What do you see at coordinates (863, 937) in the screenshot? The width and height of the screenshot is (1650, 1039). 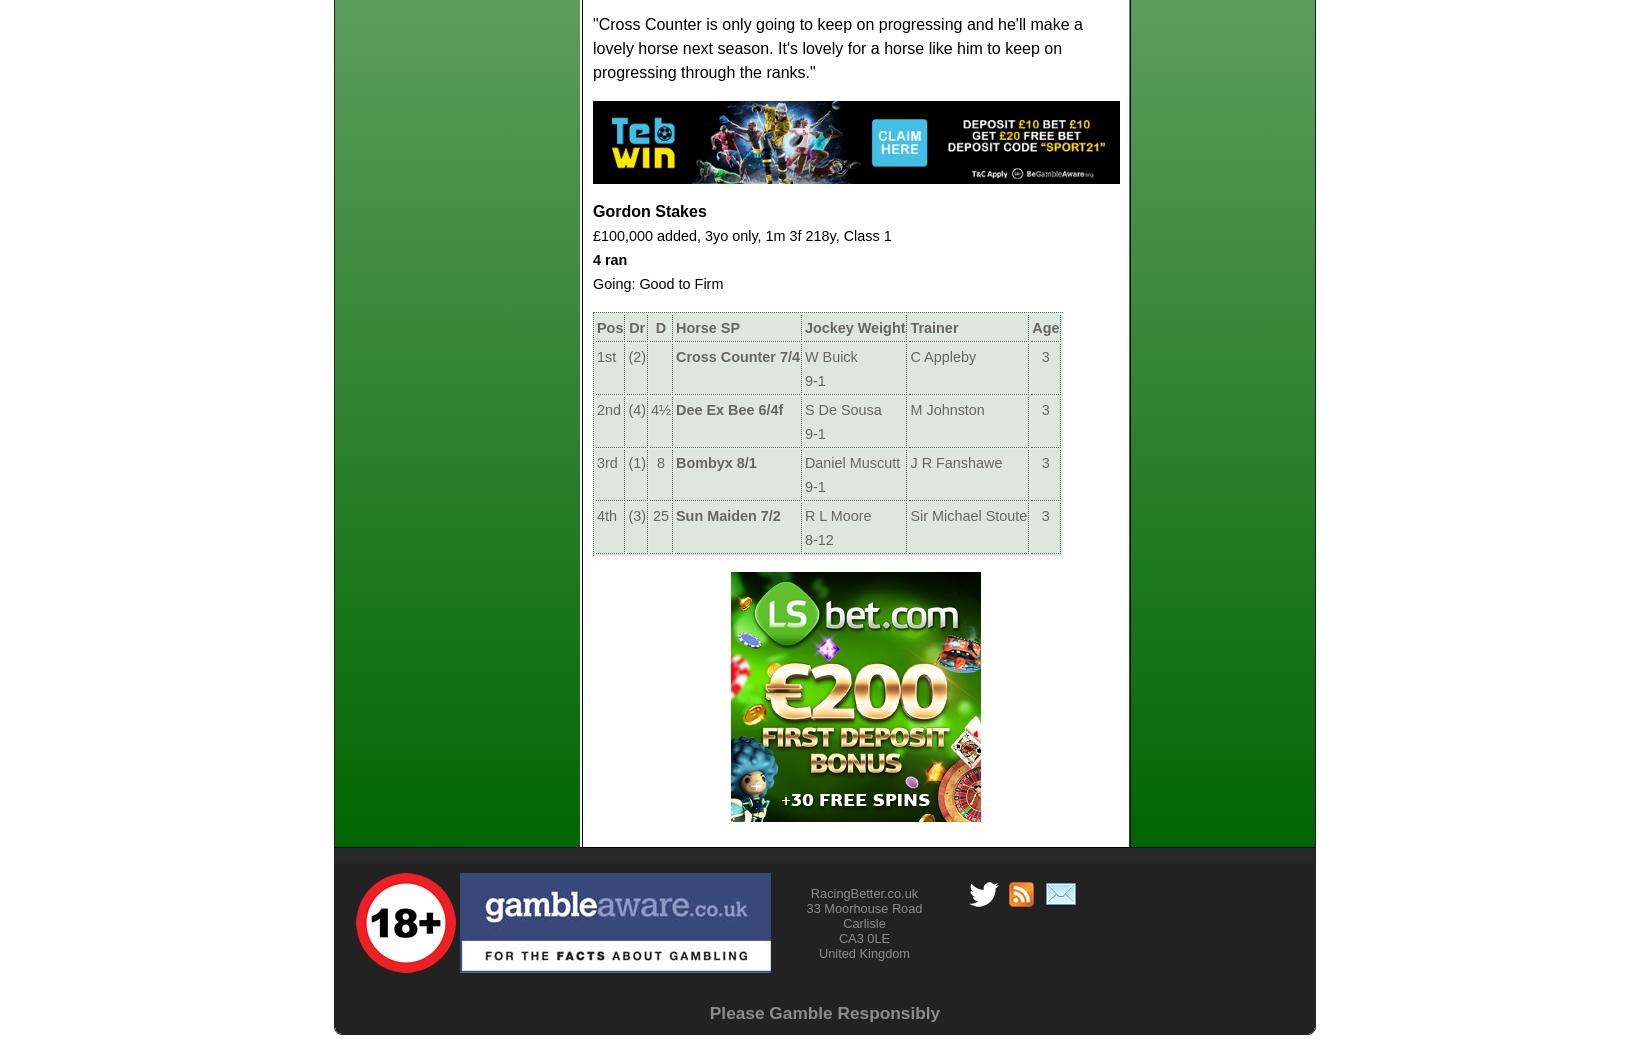 I see `'CA3 0LE'` at bounding box center [863, 937].